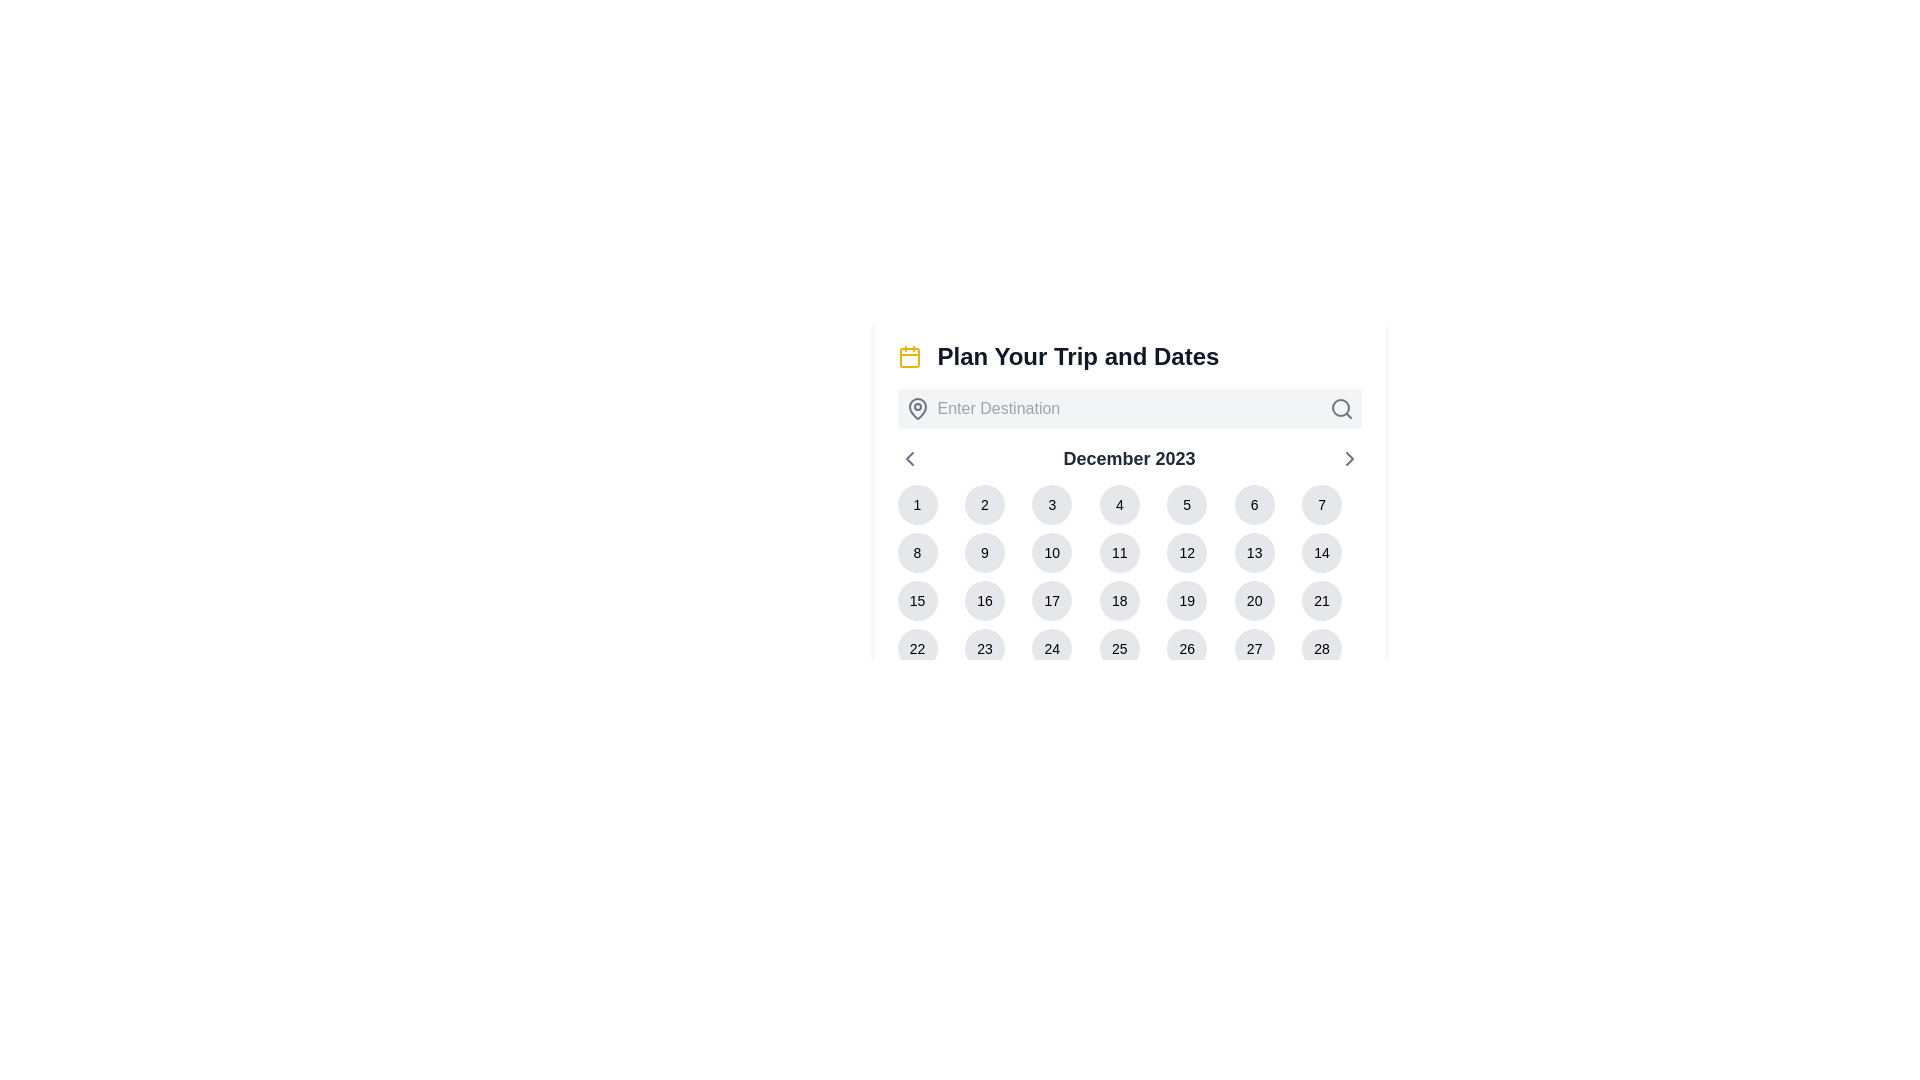 The width and height of the screenshot is (1920, 1080). What do you see at coordinates (984, 648) in the screenshot?
I see `the circular button labeled '23' with a gray background and black text, located in the grid under 'December 2023' in the fourth row and second column` at bounding box center [984, 648].